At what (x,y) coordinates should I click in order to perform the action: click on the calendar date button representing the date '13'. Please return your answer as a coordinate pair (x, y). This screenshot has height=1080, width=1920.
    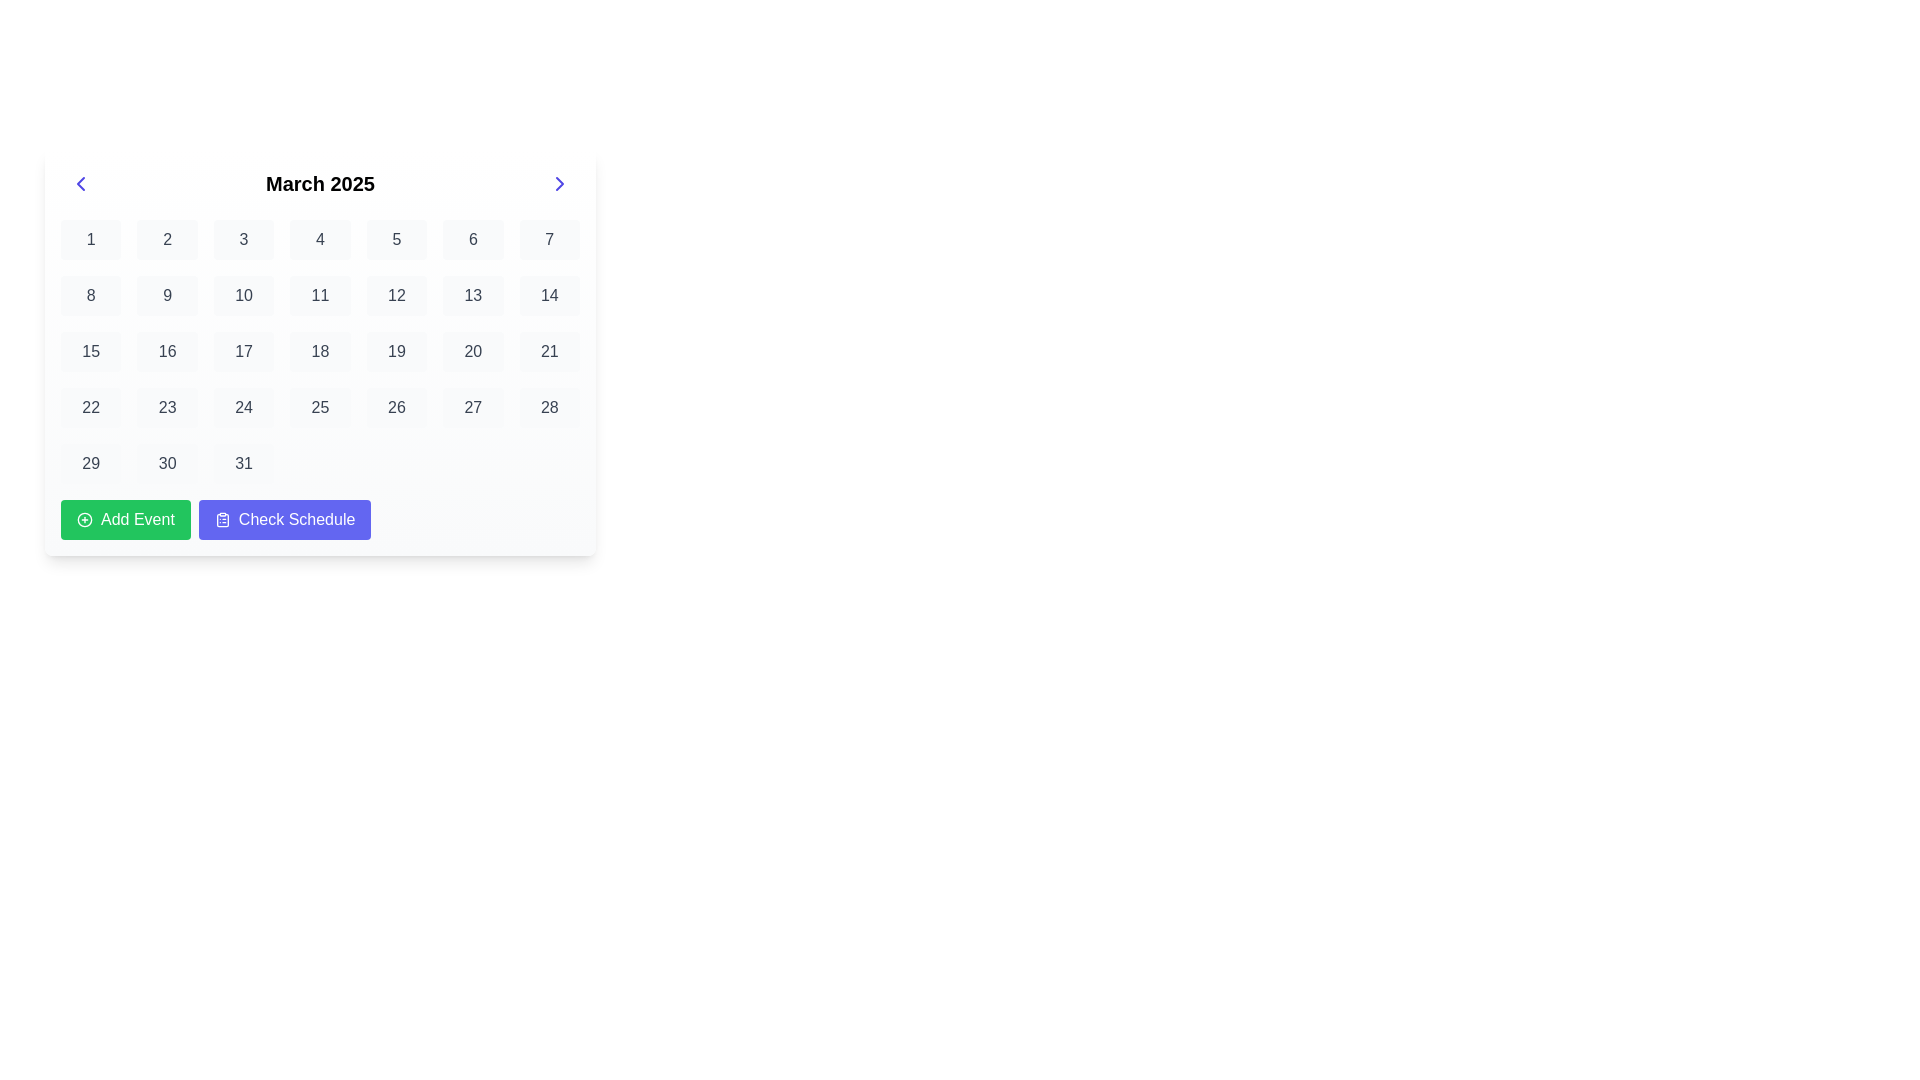
    Looking at the image, I should click on (472, 296).